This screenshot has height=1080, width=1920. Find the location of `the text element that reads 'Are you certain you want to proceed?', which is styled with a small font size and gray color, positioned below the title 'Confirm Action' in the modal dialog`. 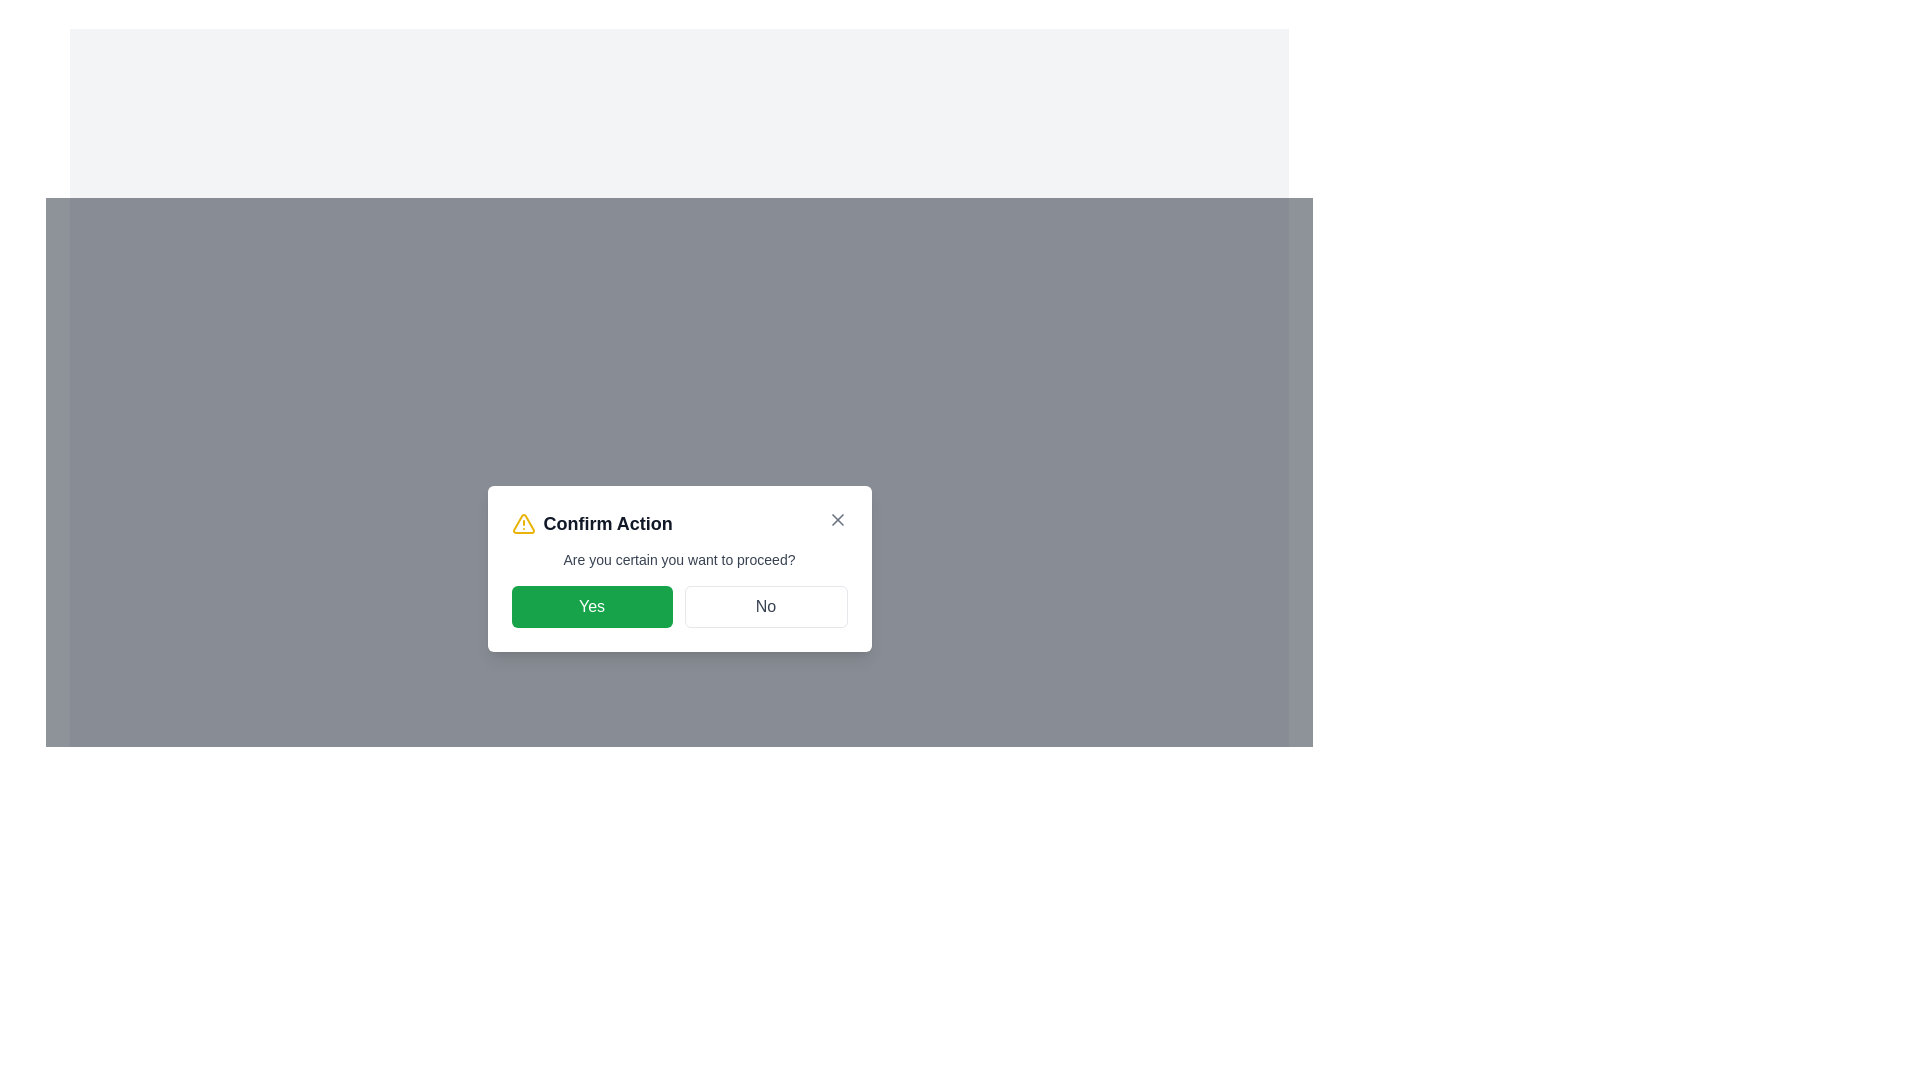

the text element that reads 'Are you certain you want to proceed?', which is styled with a small font size and gray color, positioned below the title 'Confirm Action' in the modal dialog is located at coordinates (679, 559).